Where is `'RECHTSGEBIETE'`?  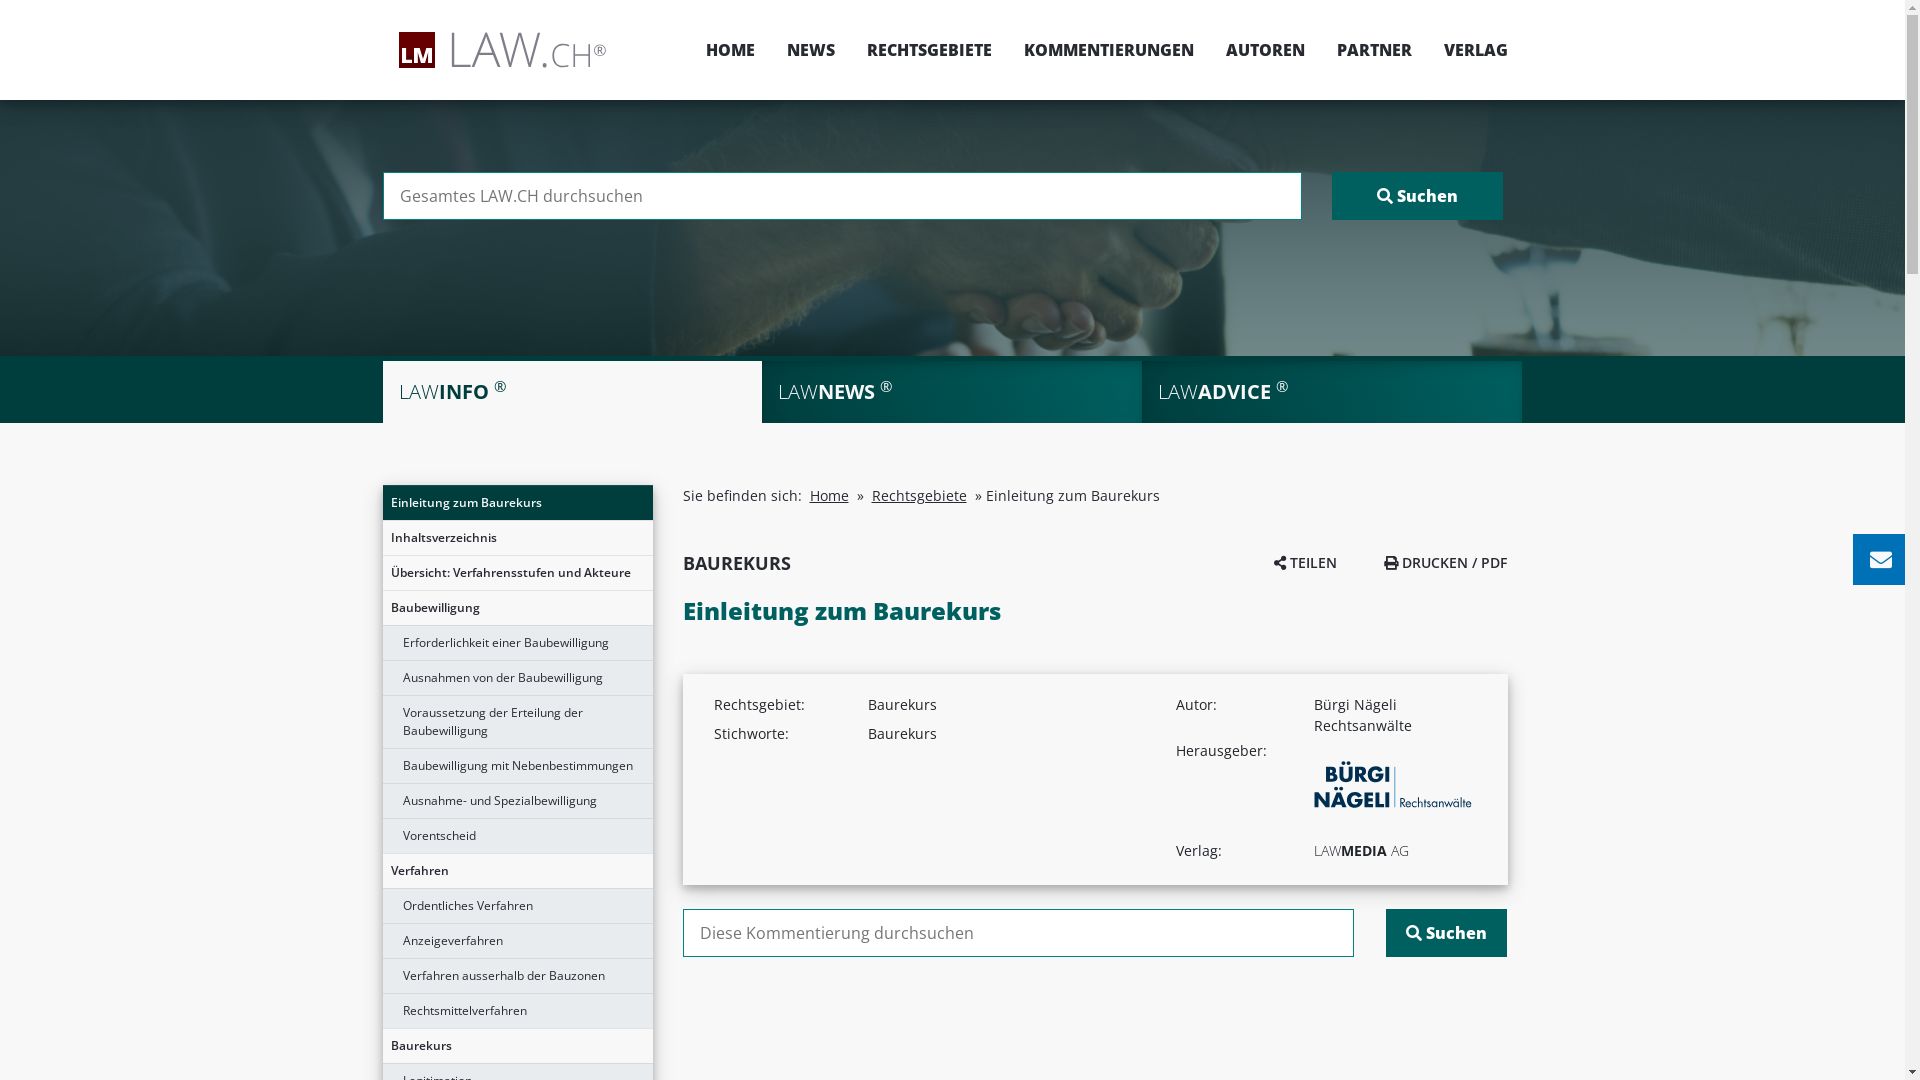
'RECHTSGEBIETE' is located at coordinates (849, 49).